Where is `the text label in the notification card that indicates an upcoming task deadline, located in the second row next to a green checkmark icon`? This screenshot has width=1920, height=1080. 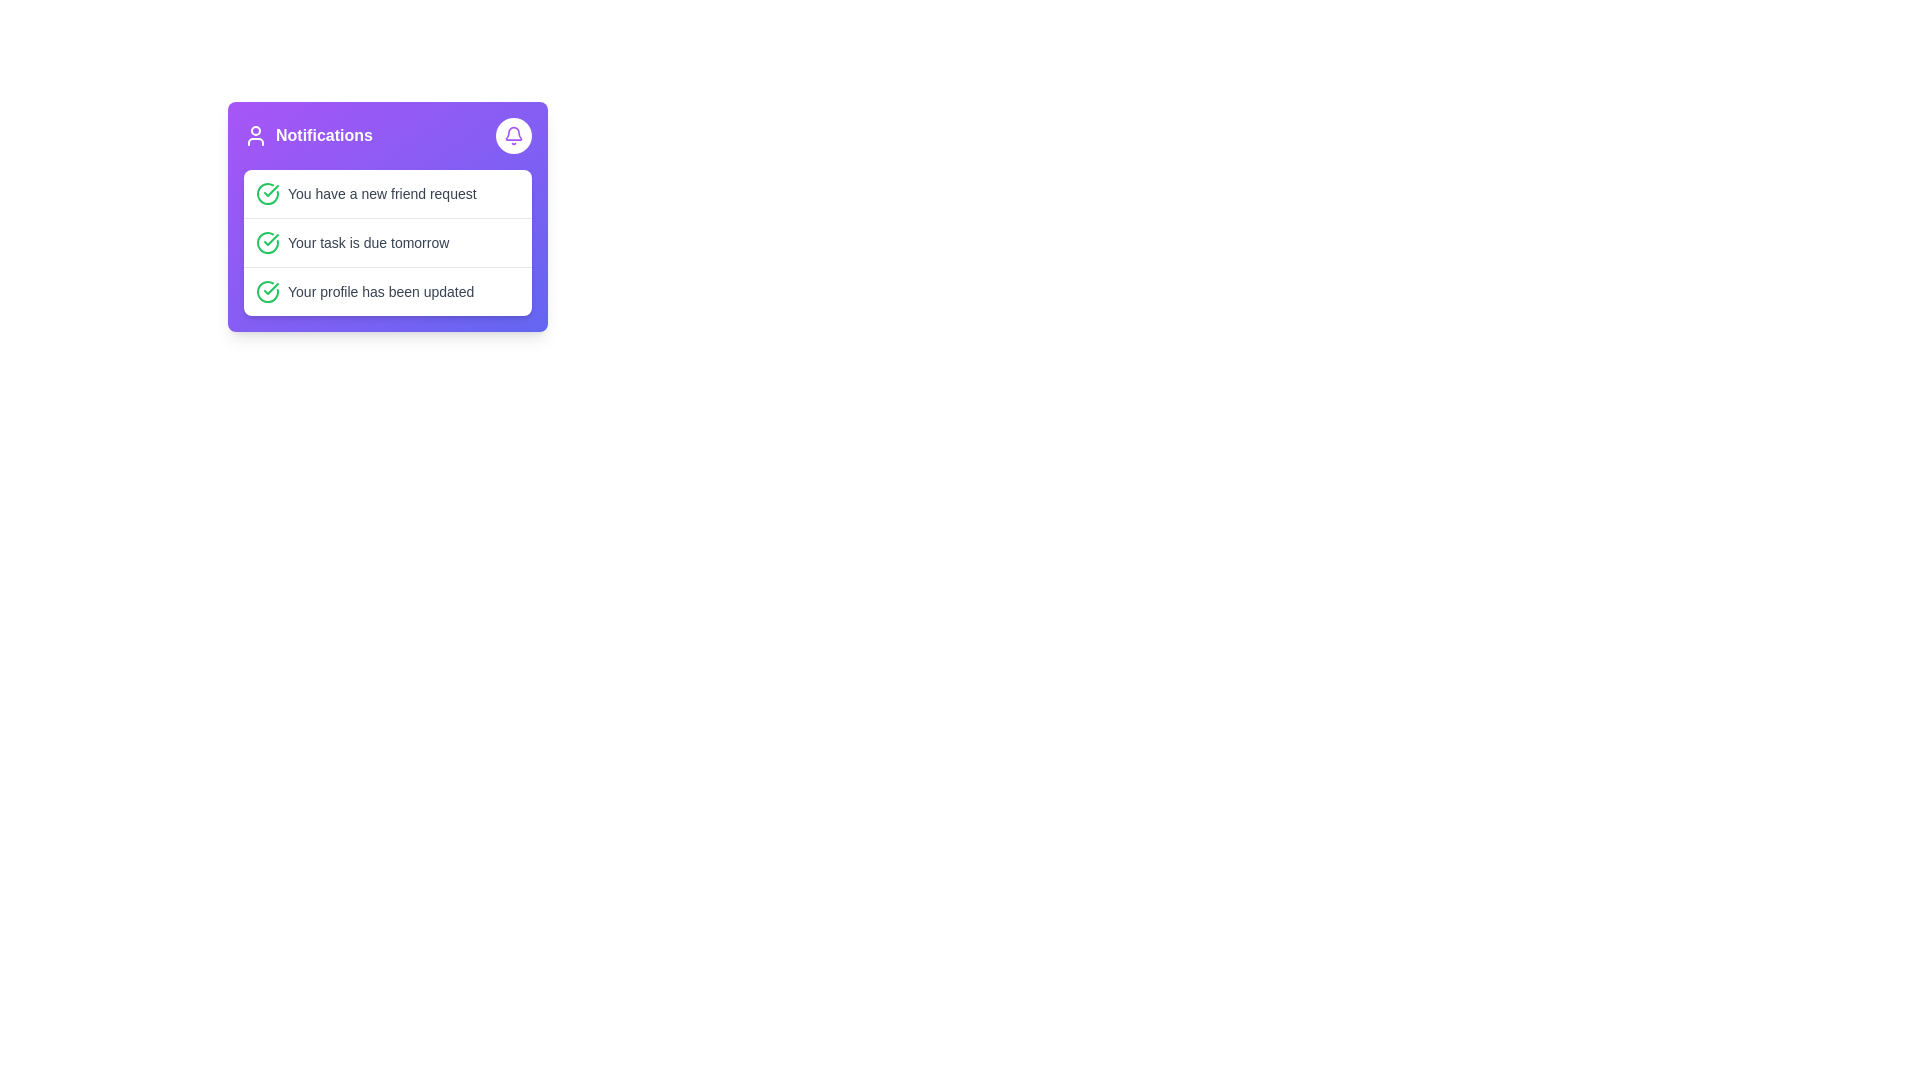 the text label in the notification card that indicates an upcoming task deadline, located in the second row next to a green checkmark icon is located at coordinates (368, 242).